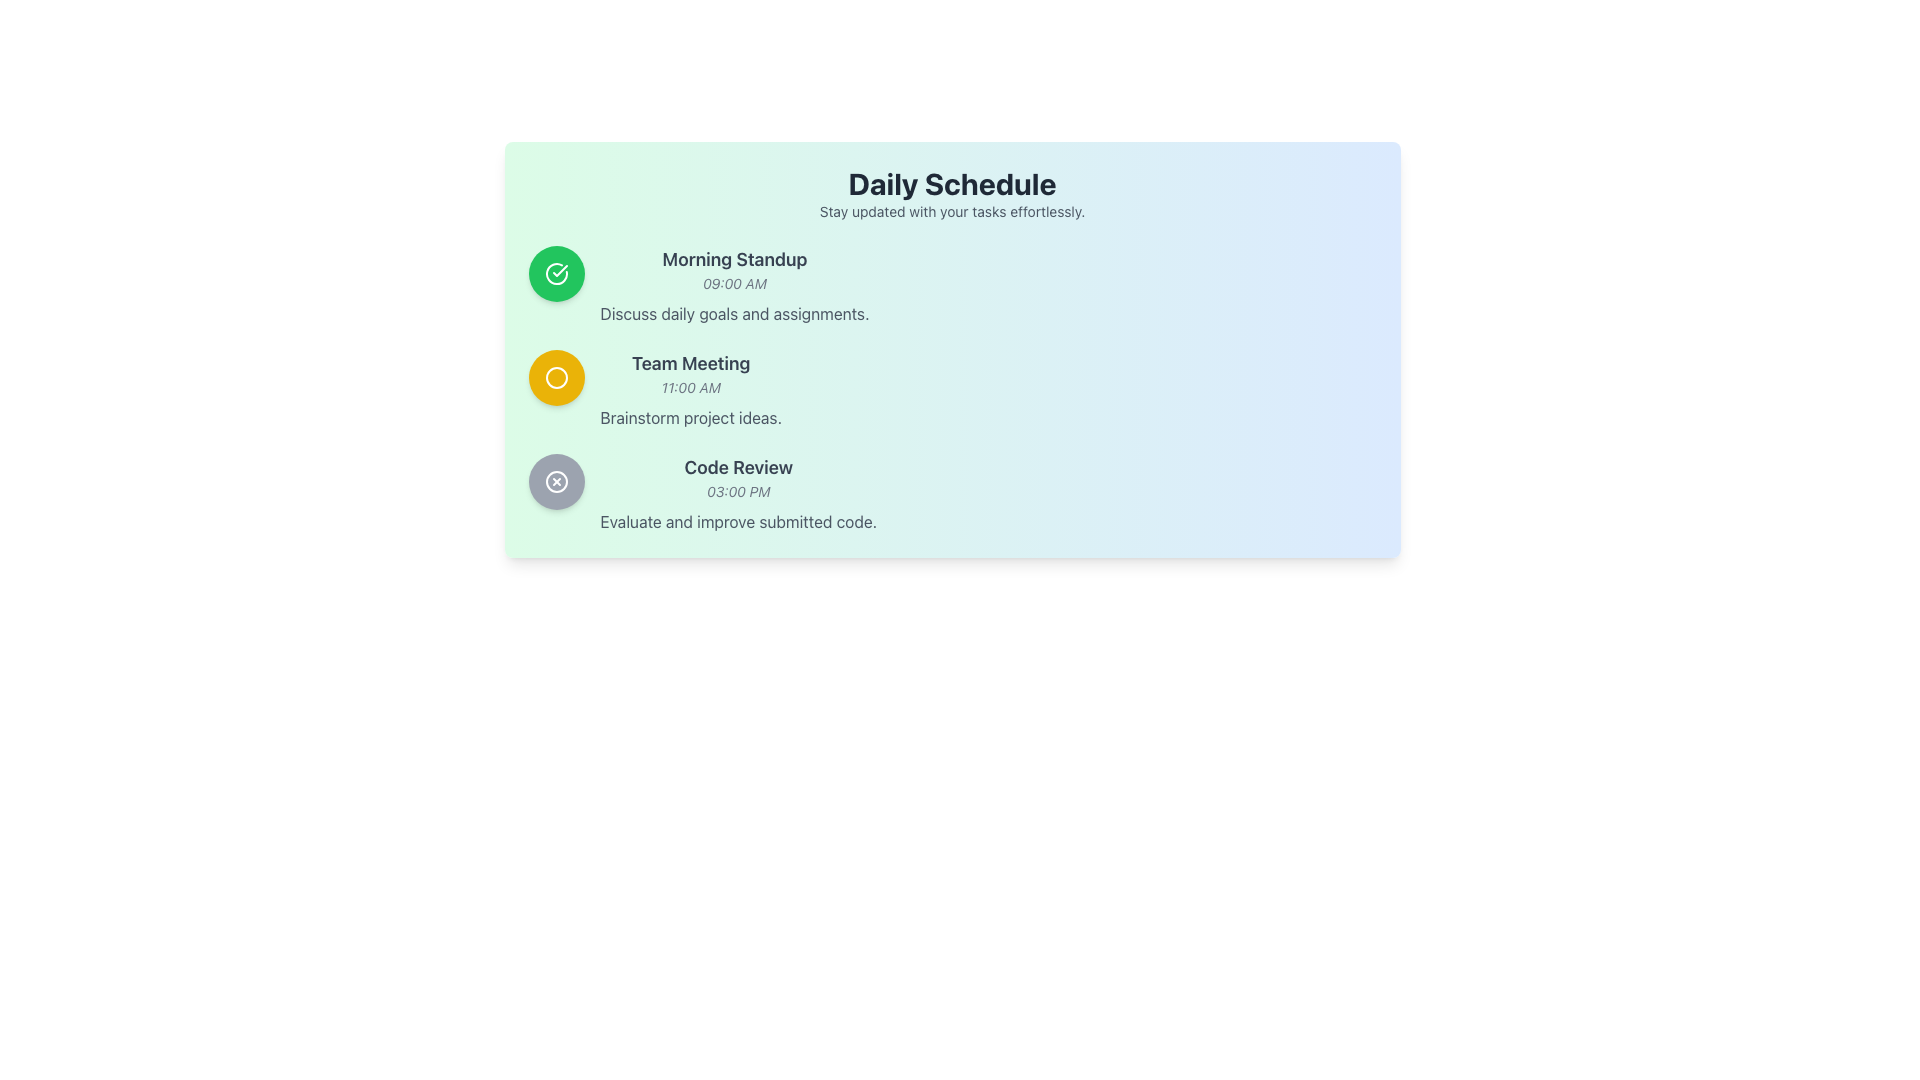 The image size is (1920, 1080). Describe the element at coordinates (556, 482) in the screenshot. I see `the third icon in the column, which is a minimalist circle enclosing an 'X' mark` at that location.